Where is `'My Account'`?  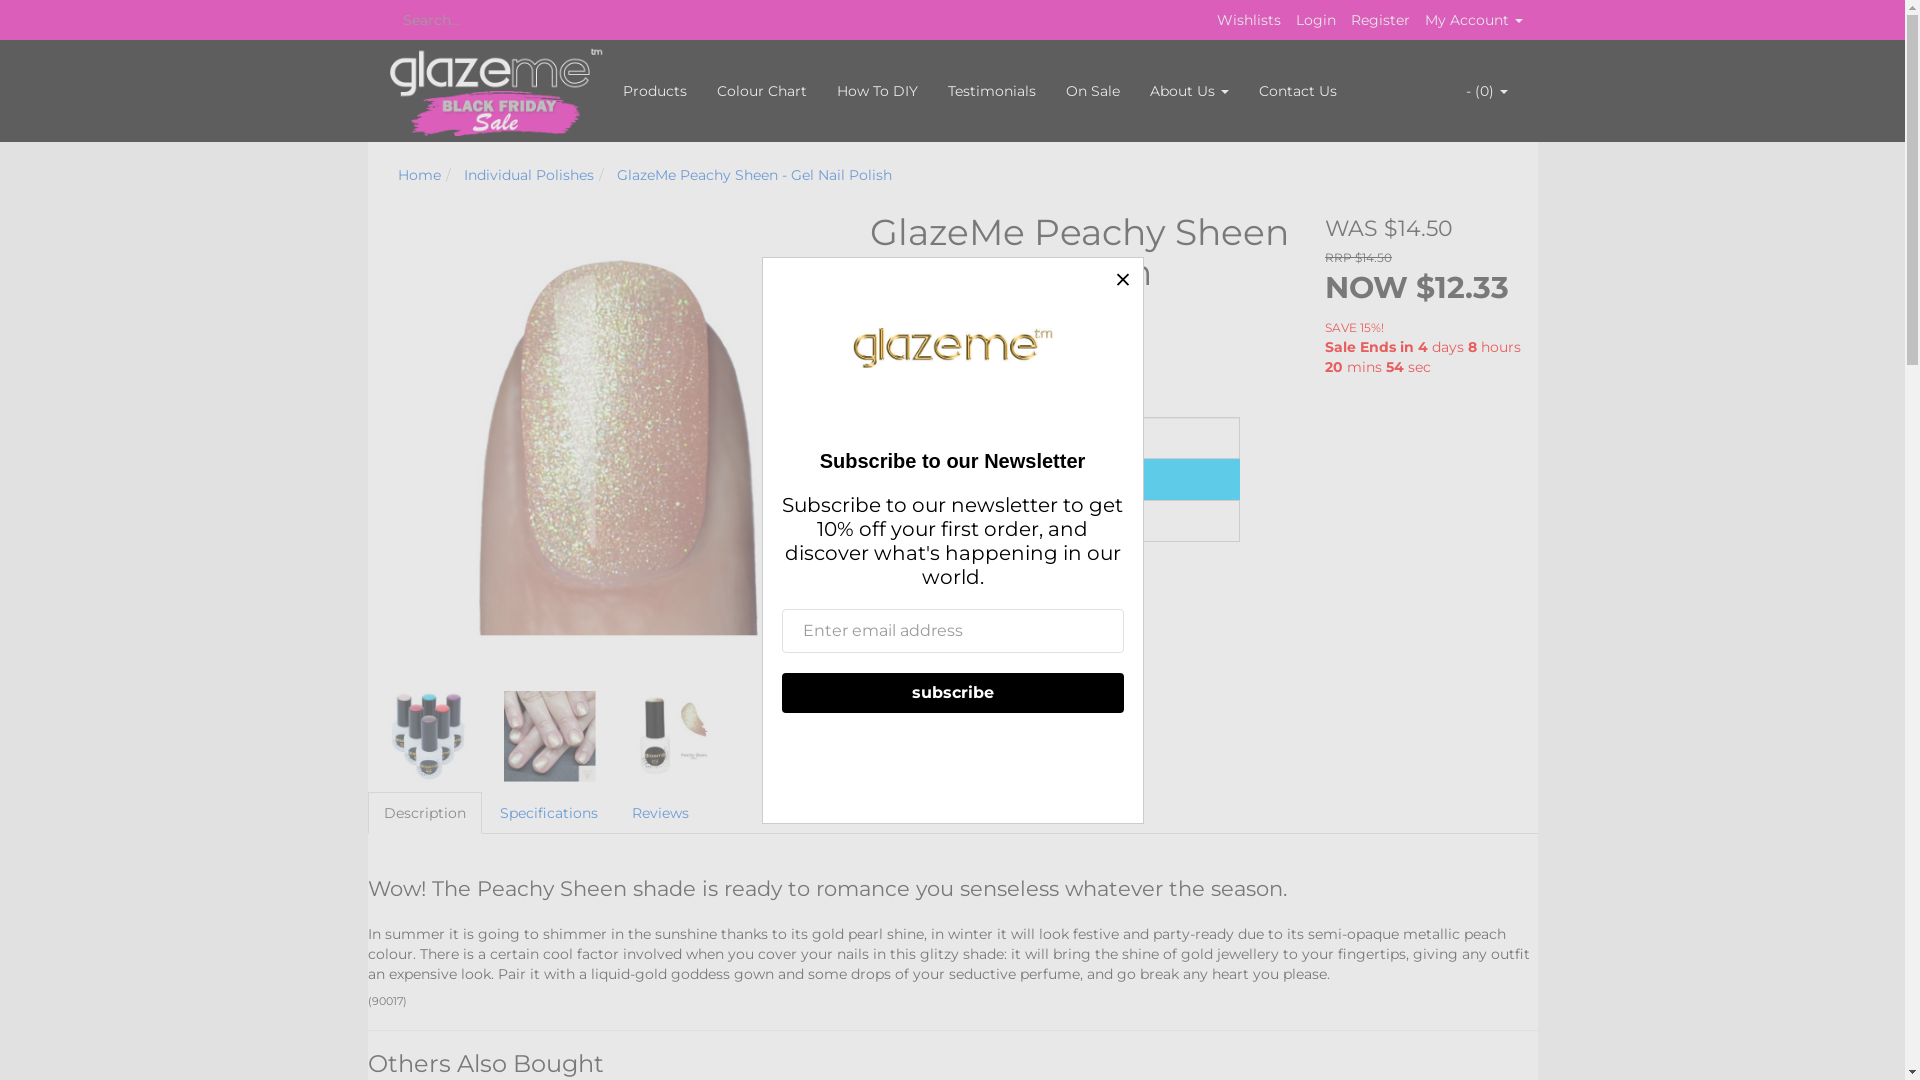
'My Account' is located at coordinates (1473, 19).